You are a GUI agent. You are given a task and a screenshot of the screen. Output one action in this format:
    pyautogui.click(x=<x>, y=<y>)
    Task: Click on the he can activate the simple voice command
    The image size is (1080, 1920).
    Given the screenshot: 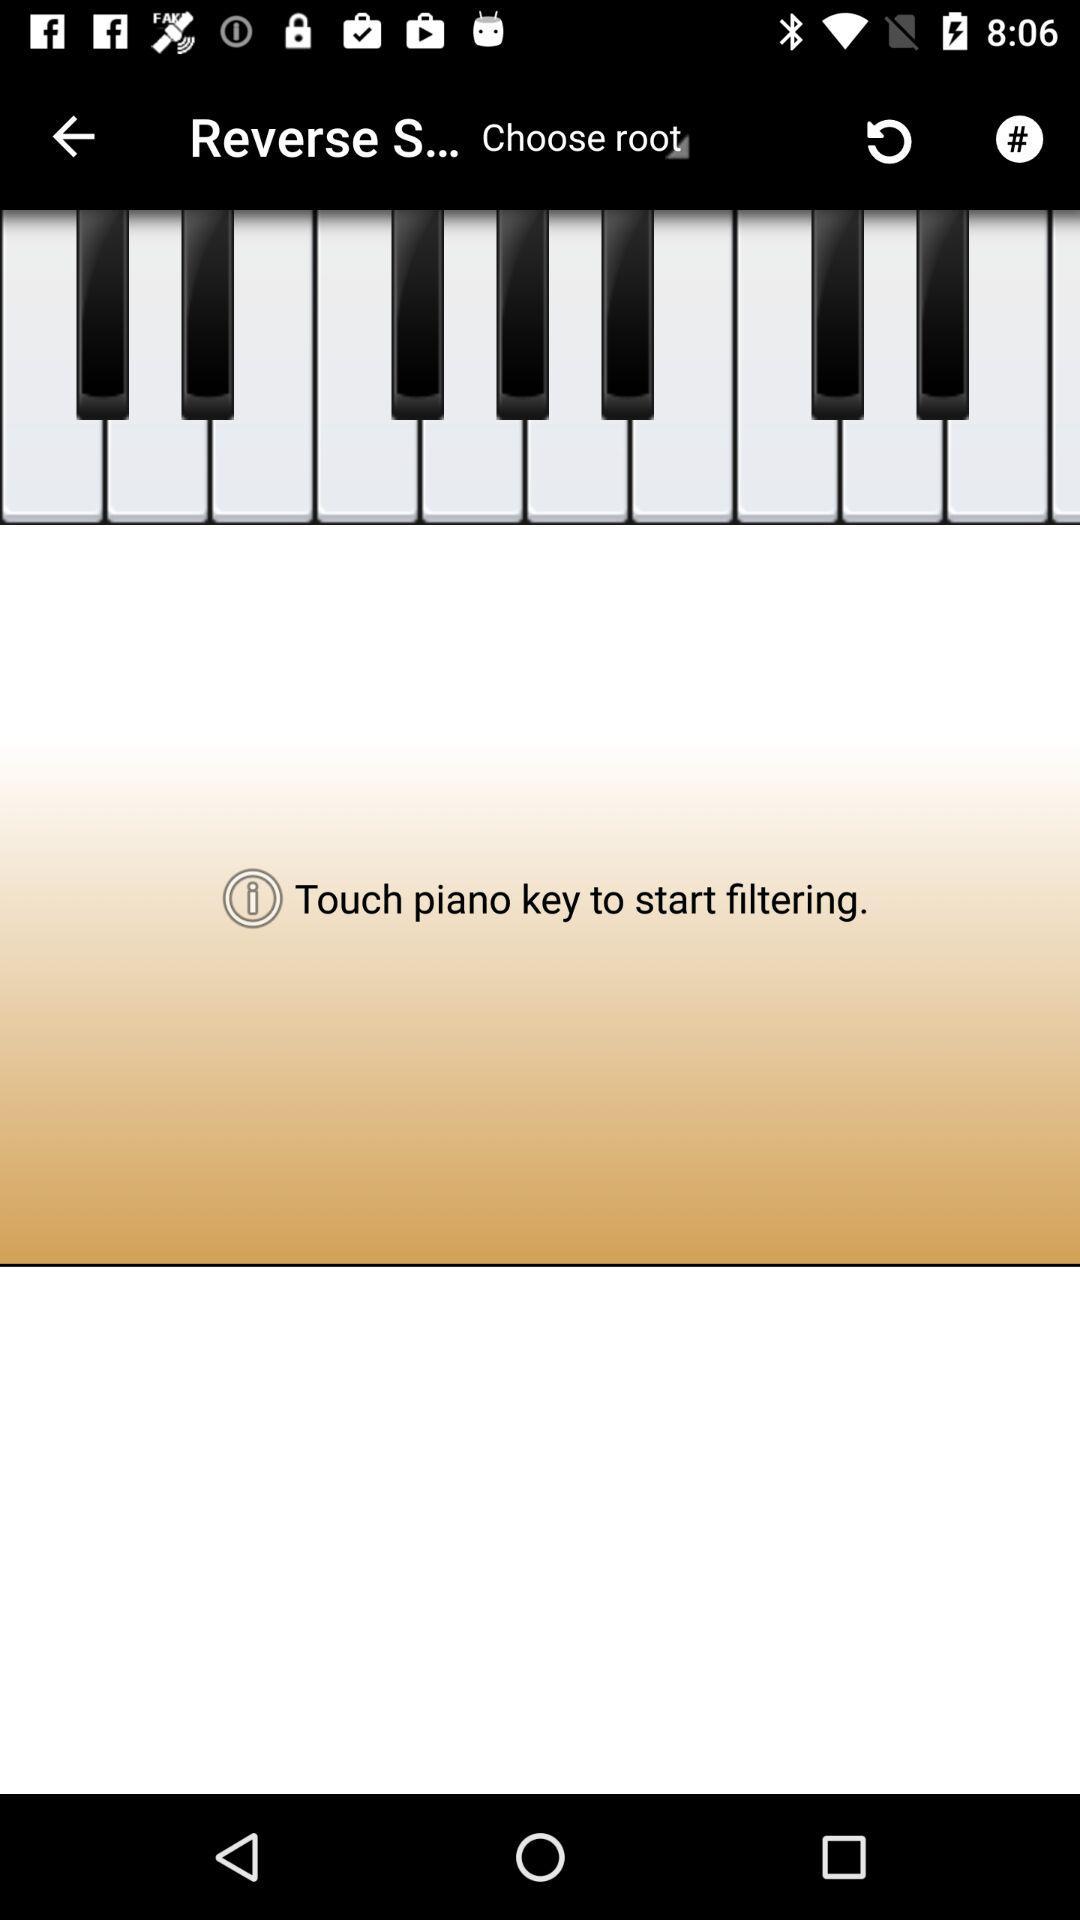 What is the action you would take?
    pyautogui.click(x=942, y=314)
    